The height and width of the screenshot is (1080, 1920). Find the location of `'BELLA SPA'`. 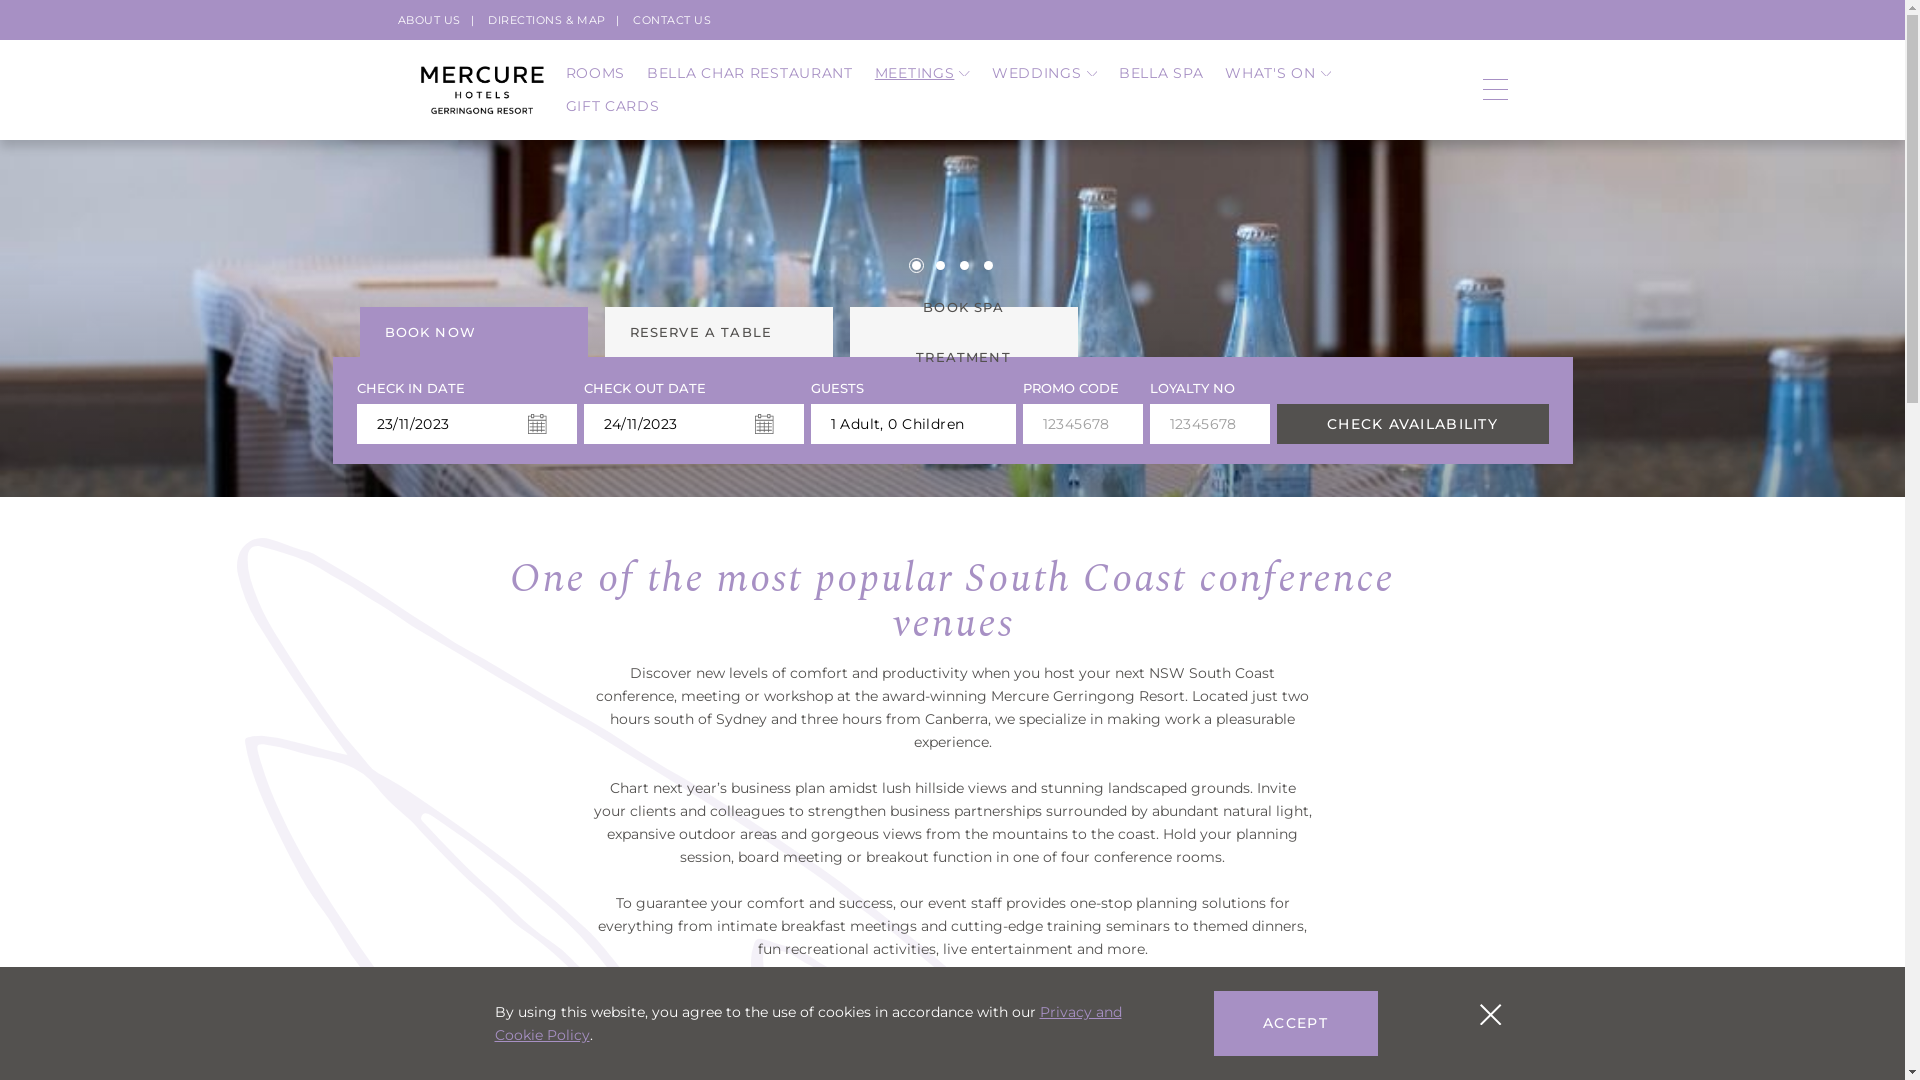

'BELLA SPA' is located at coordinates (1161, 72).